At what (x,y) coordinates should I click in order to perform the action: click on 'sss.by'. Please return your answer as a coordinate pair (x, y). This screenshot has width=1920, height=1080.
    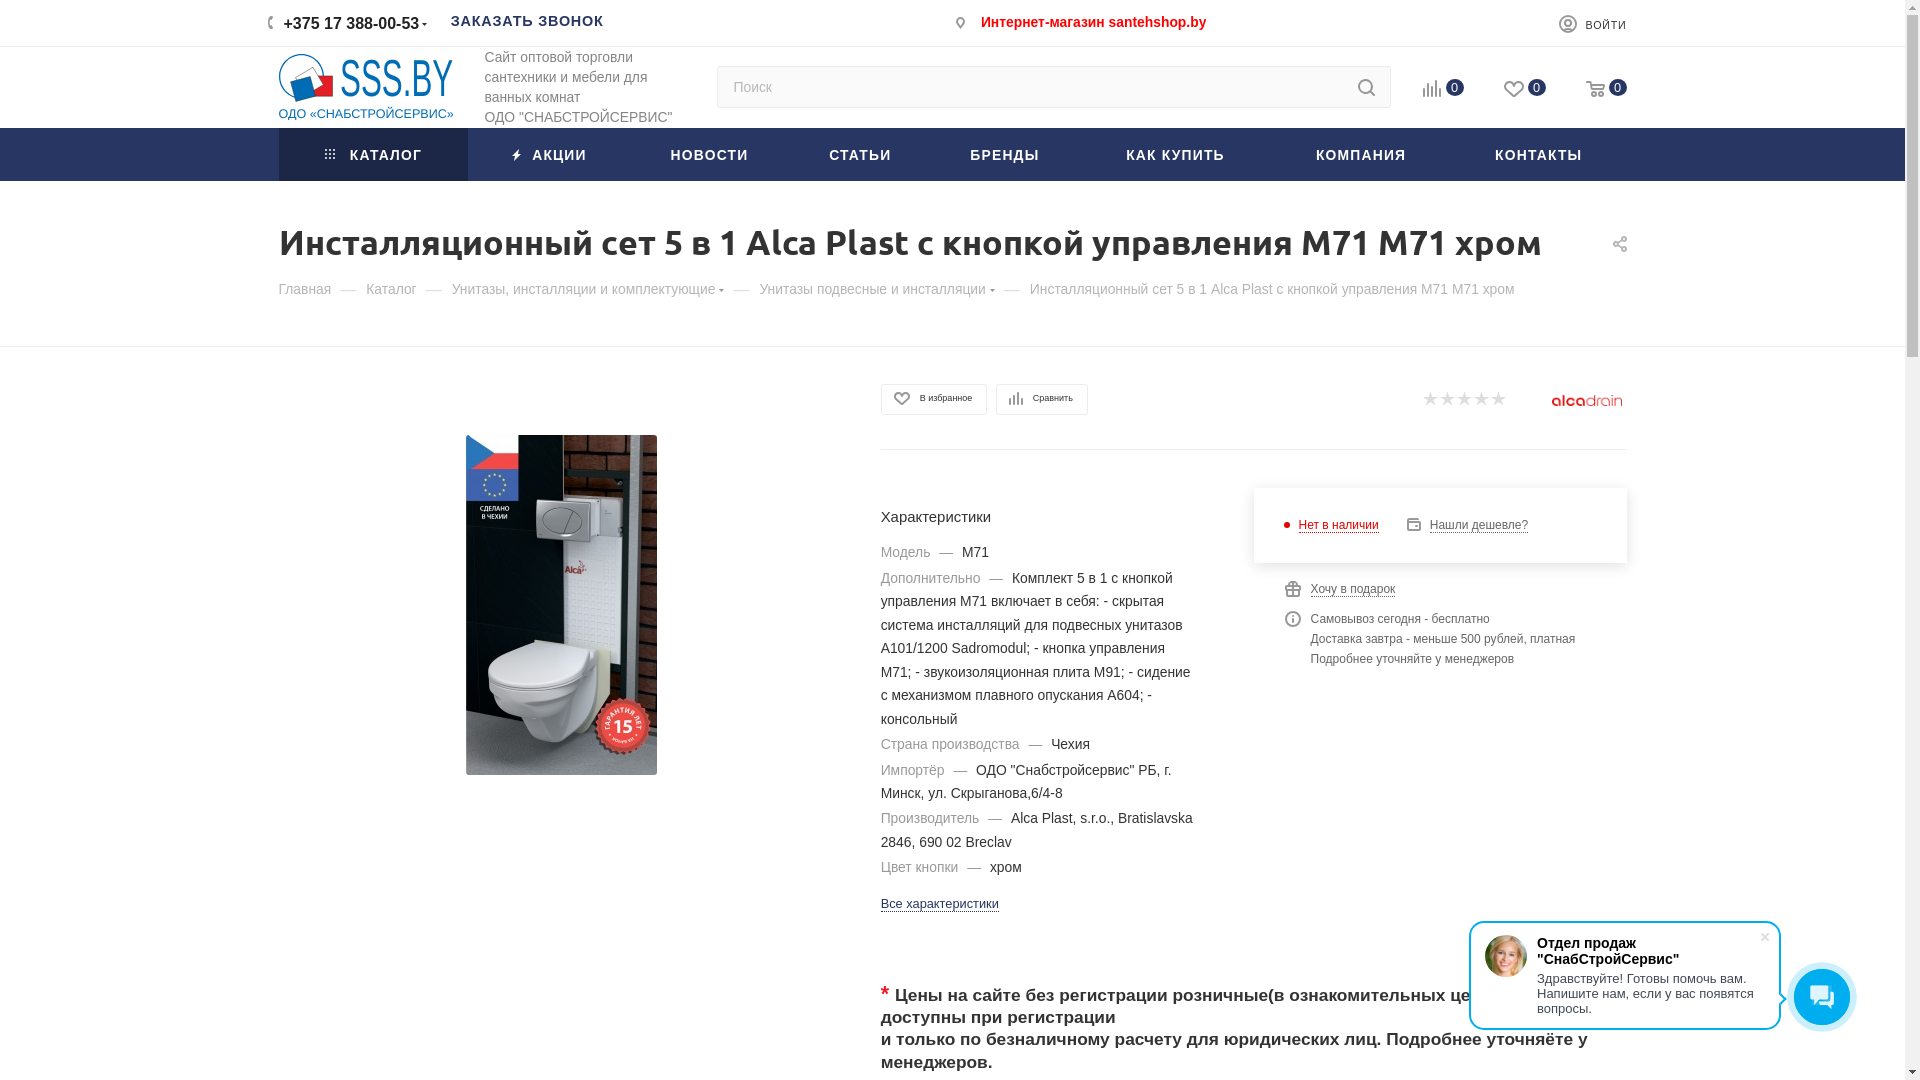
    Looking at the image, I should click on (277, 86).